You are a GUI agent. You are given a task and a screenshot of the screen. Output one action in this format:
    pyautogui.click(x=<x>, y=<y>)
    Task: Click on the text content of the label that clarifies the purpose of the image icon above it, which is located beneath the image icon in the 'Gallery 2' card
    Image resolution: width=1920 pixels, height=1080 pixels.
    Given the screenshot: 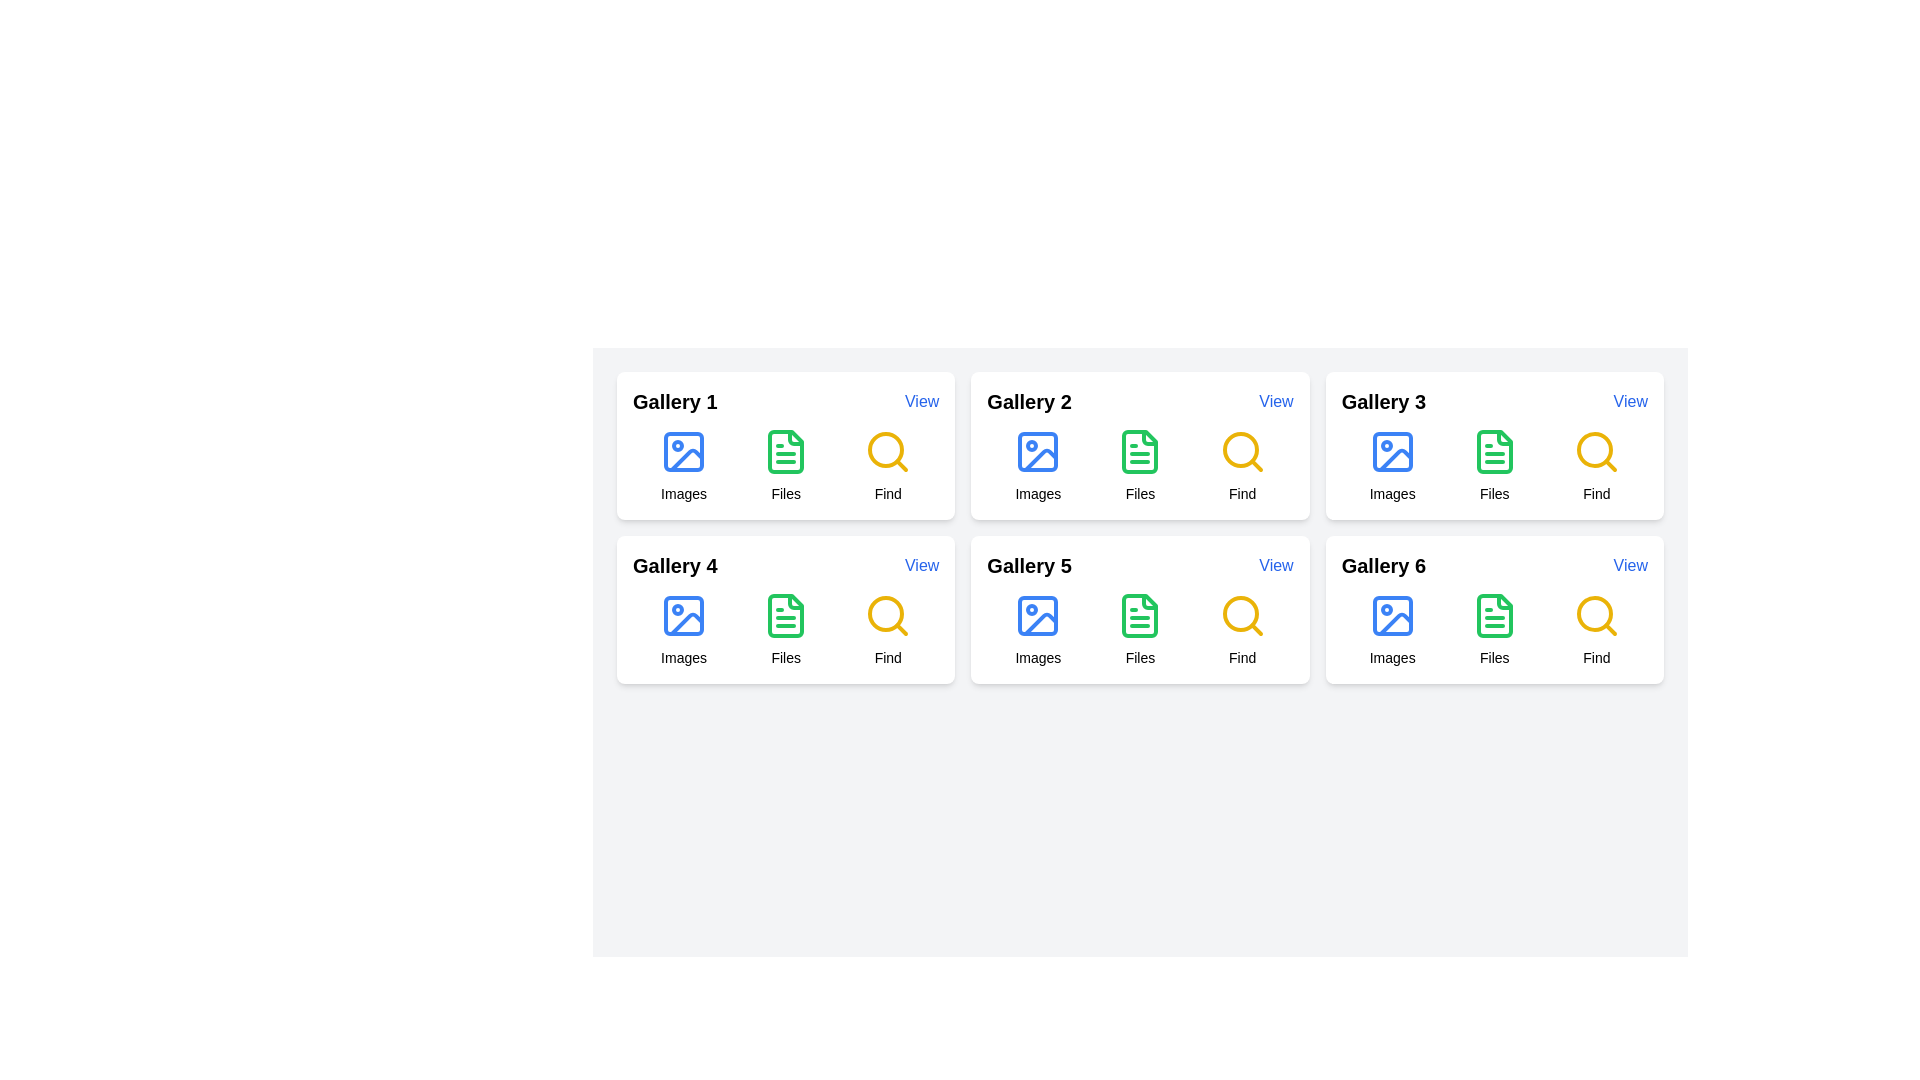 What is the action you would take?
    pyautogui.click(x=1038, y=493)
    